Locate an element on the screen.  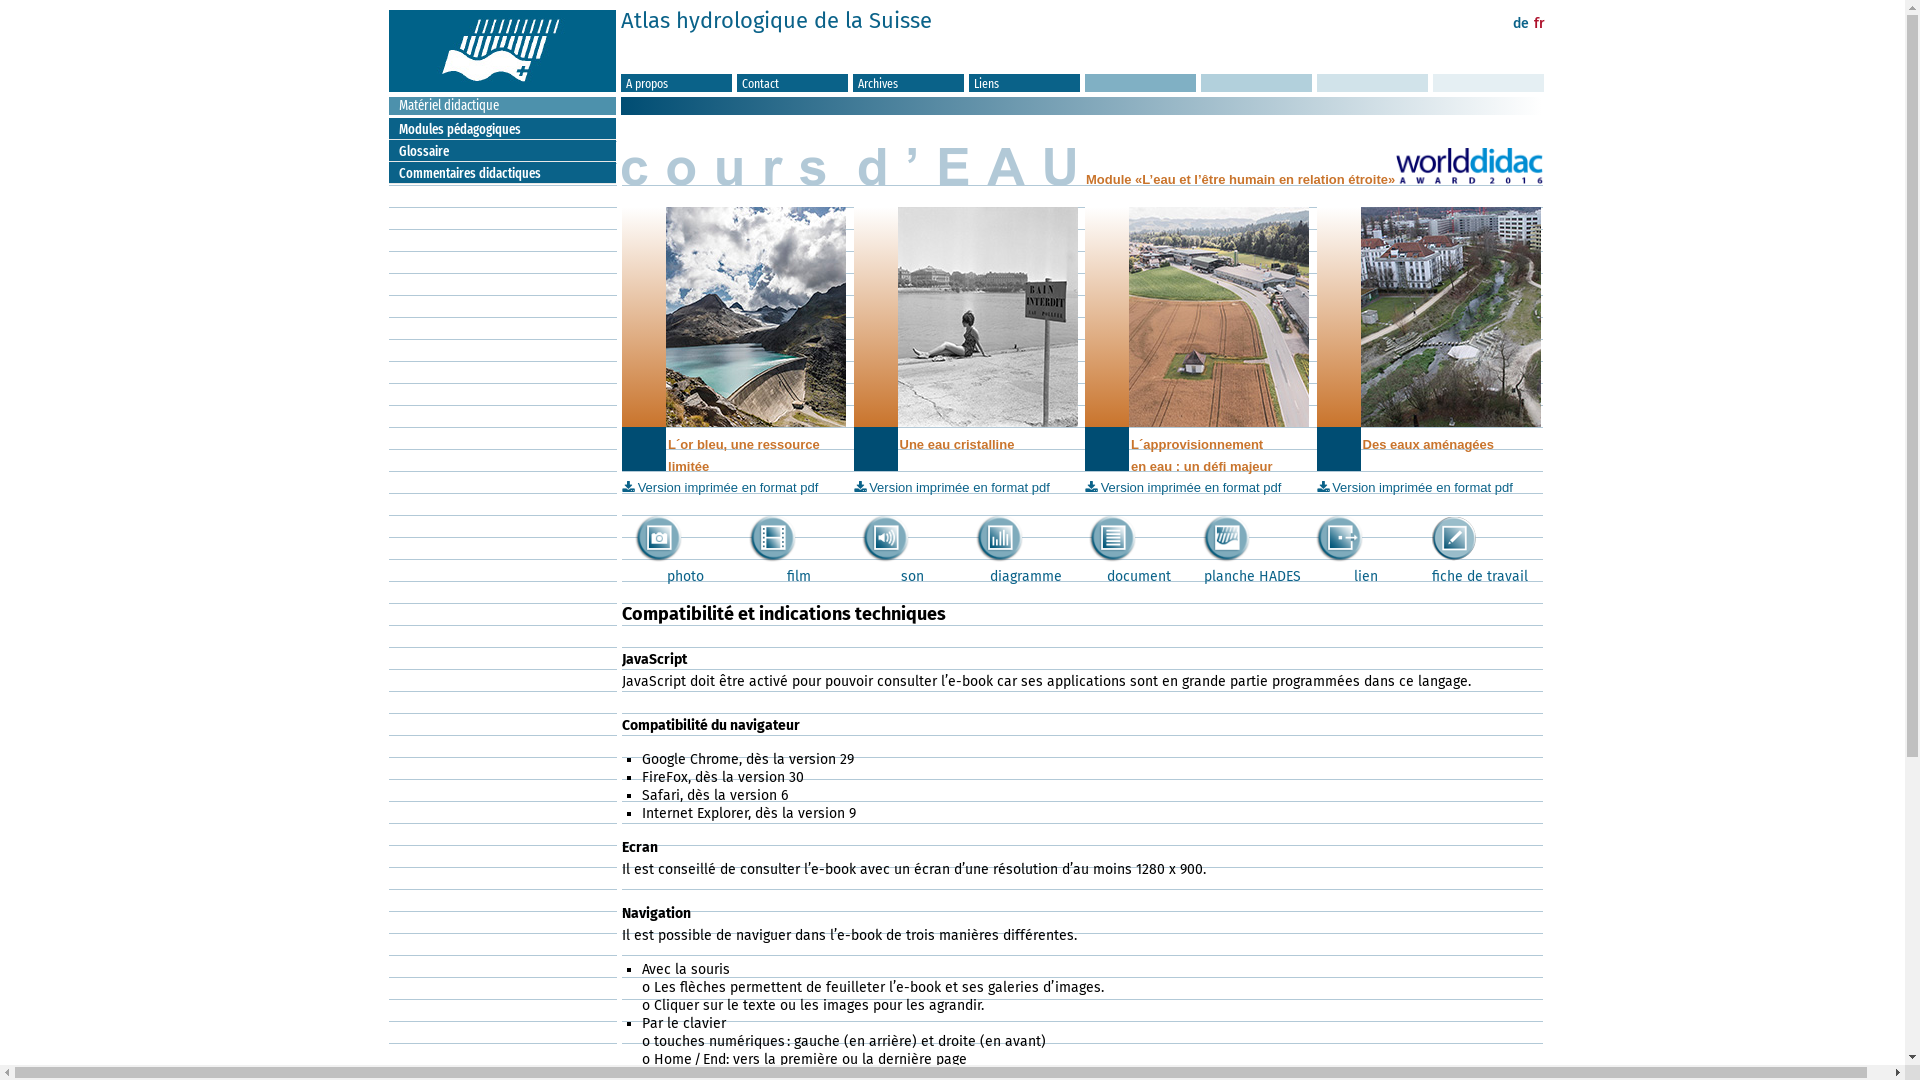
'de' is located at coordinates (1520, 23).